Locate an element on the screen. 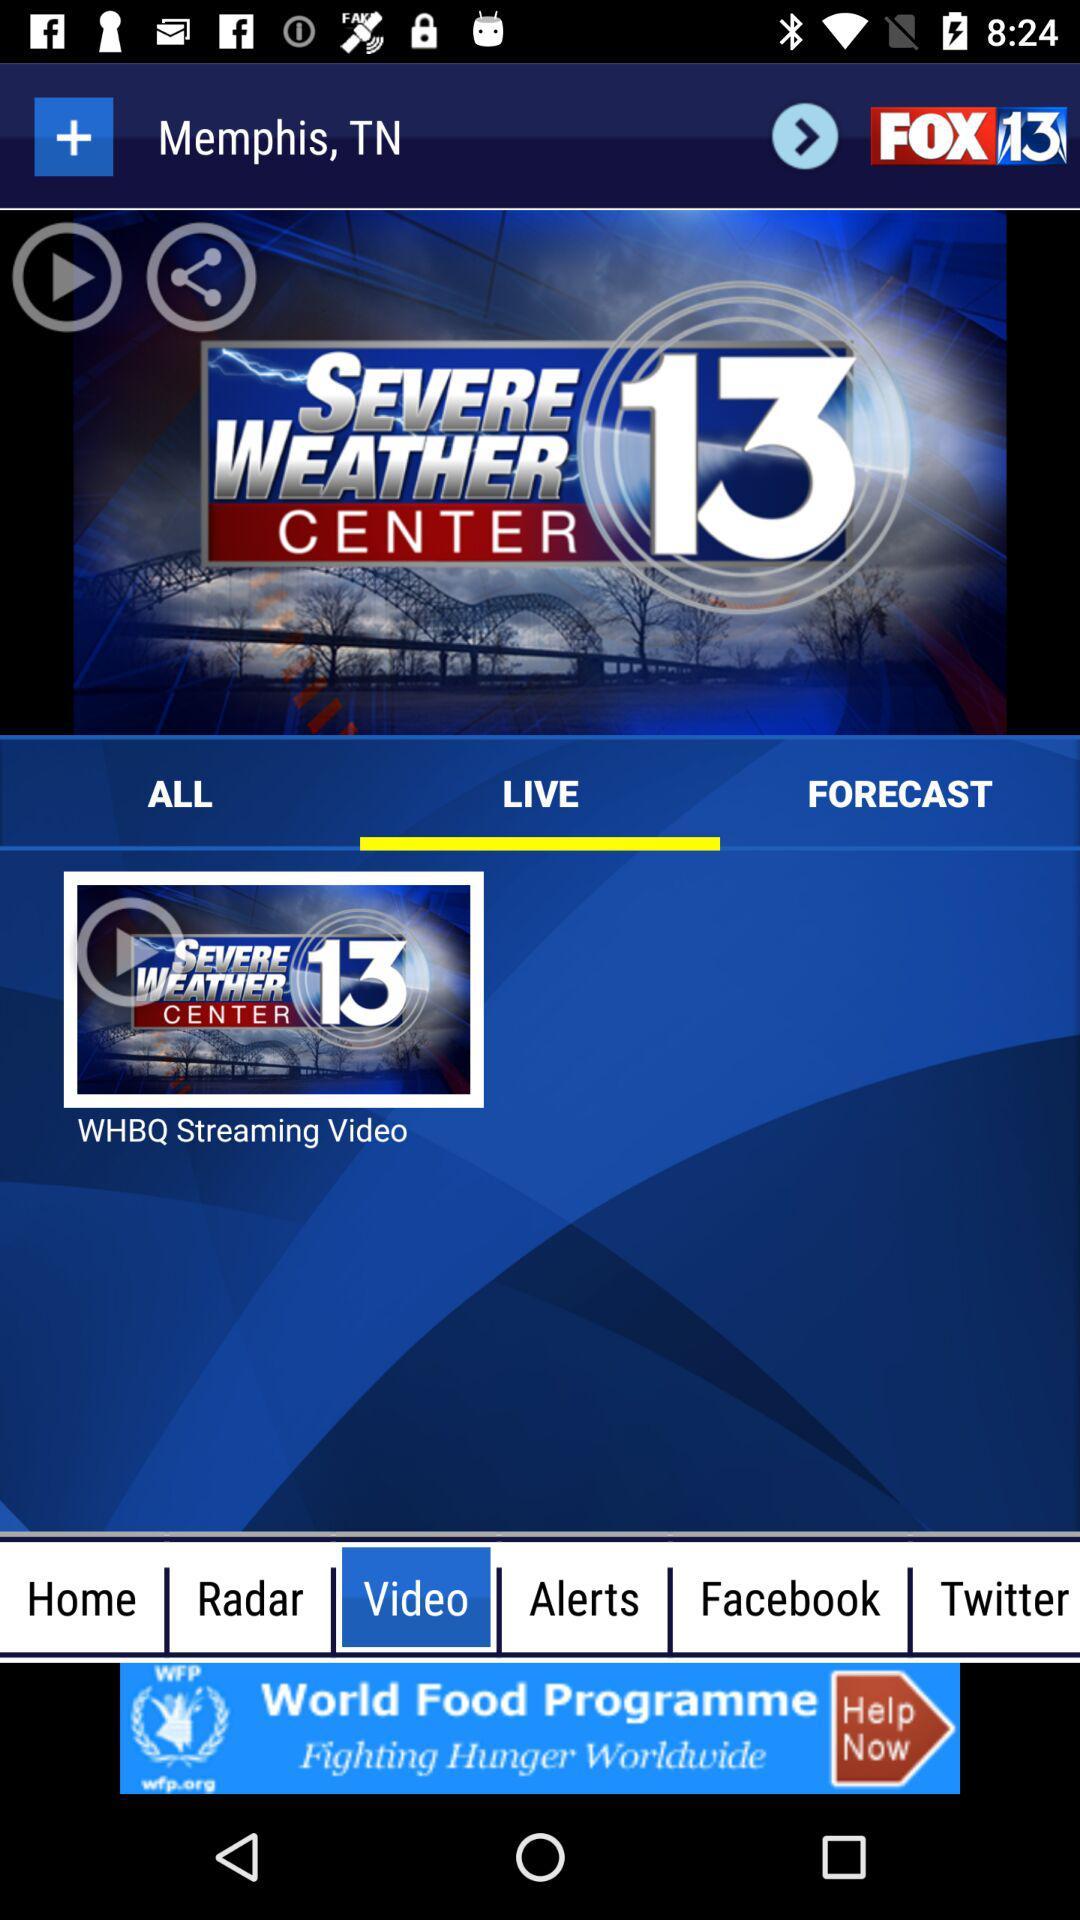  google advertisements is located at coordinates (540, 1727).